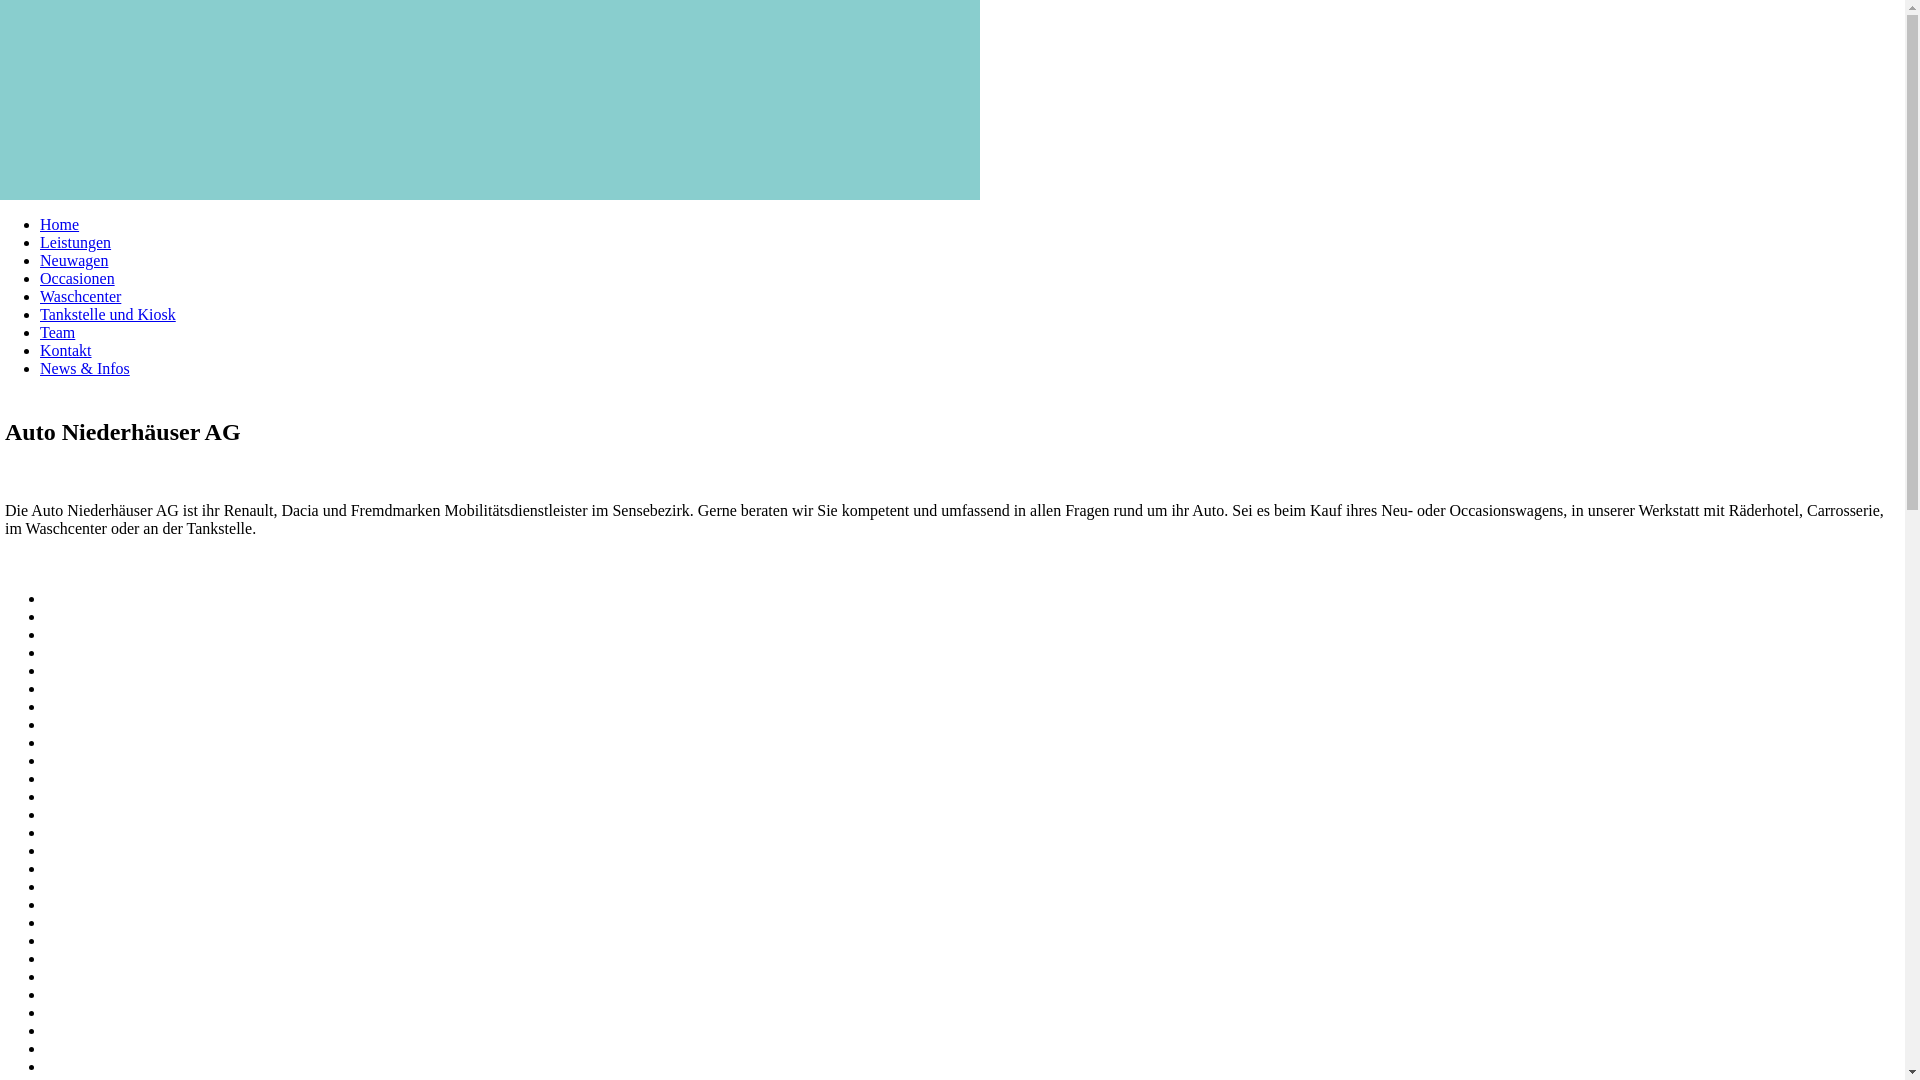 The image size is (1920, 1080). Describe the element at coordinates (39, 331) in the screenshot. I see `'Team'` at that location.